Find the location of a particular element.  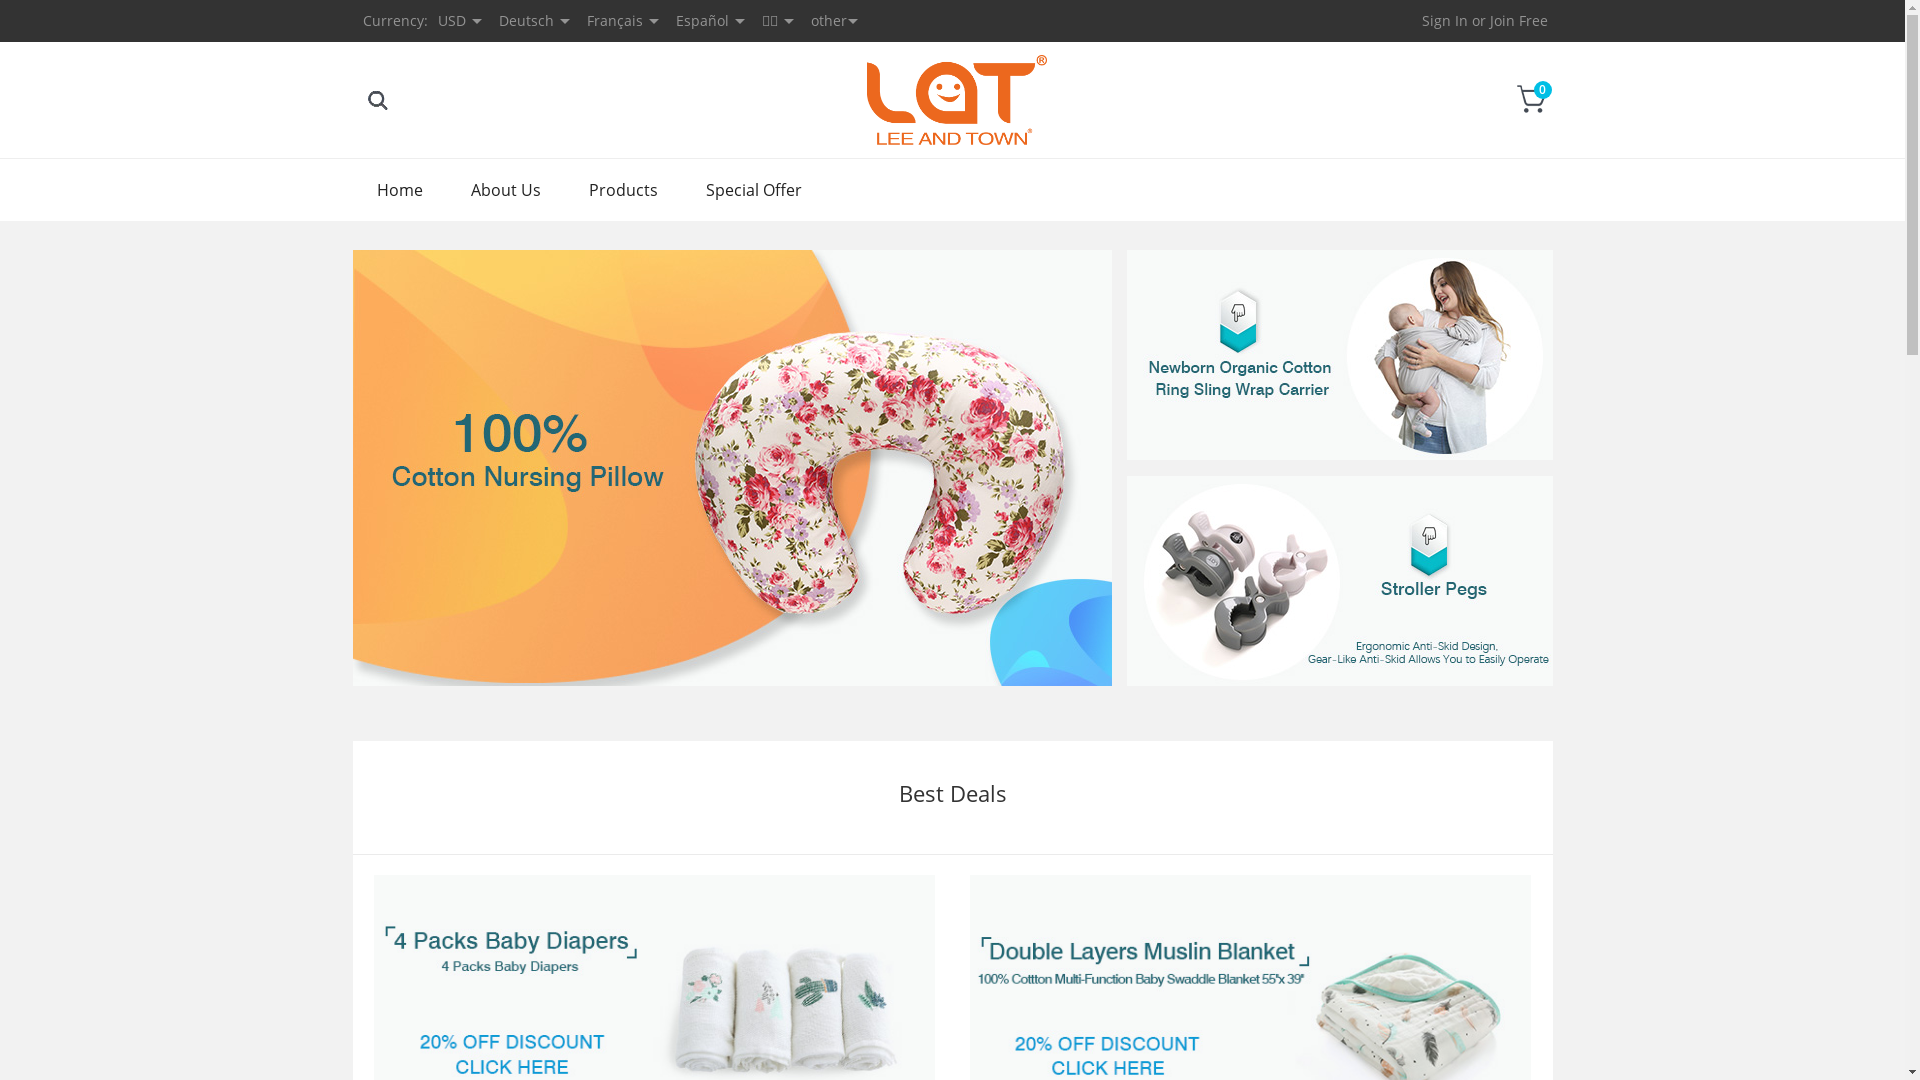

'Products' is located at coordinates (621, 189).